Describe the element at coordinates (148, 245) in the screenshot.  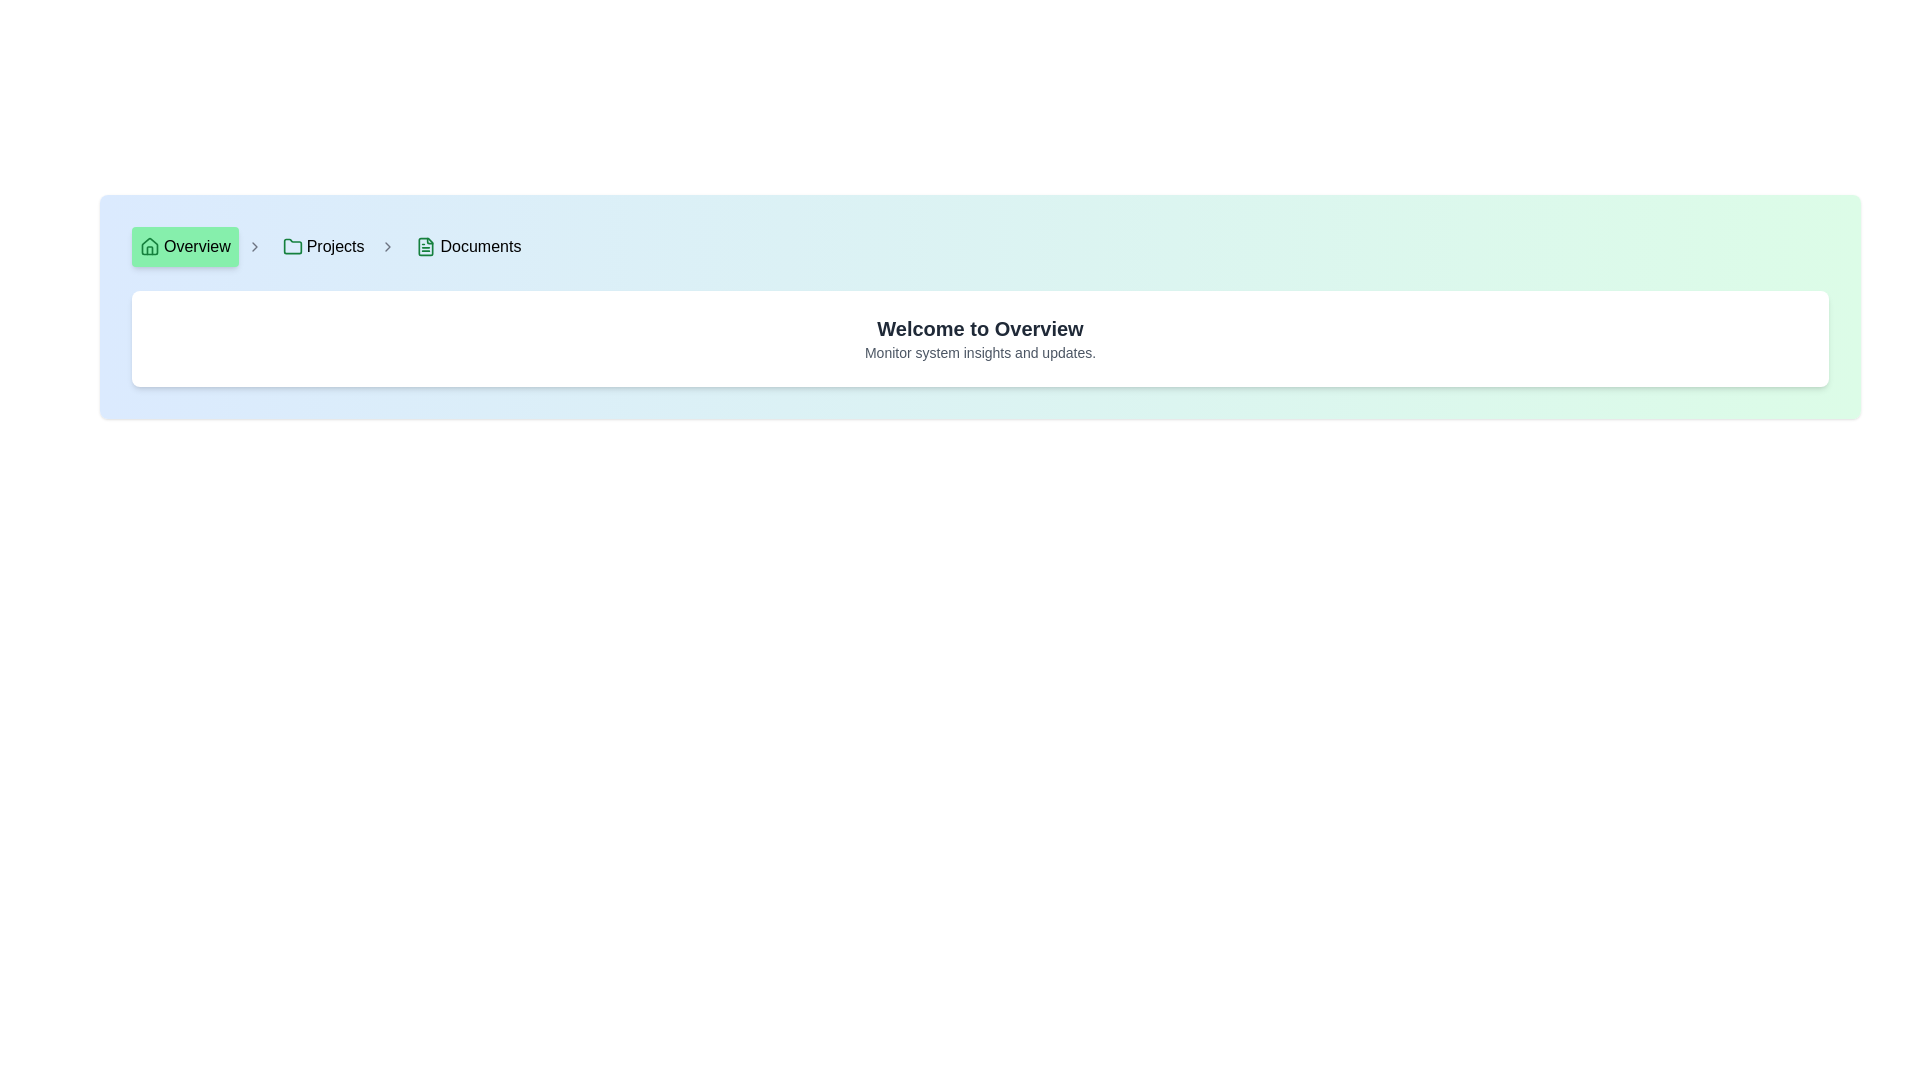
I see `the 'Overview' icon located at the top-left section of the interface, immediately before the 'Overview' text` at that location.